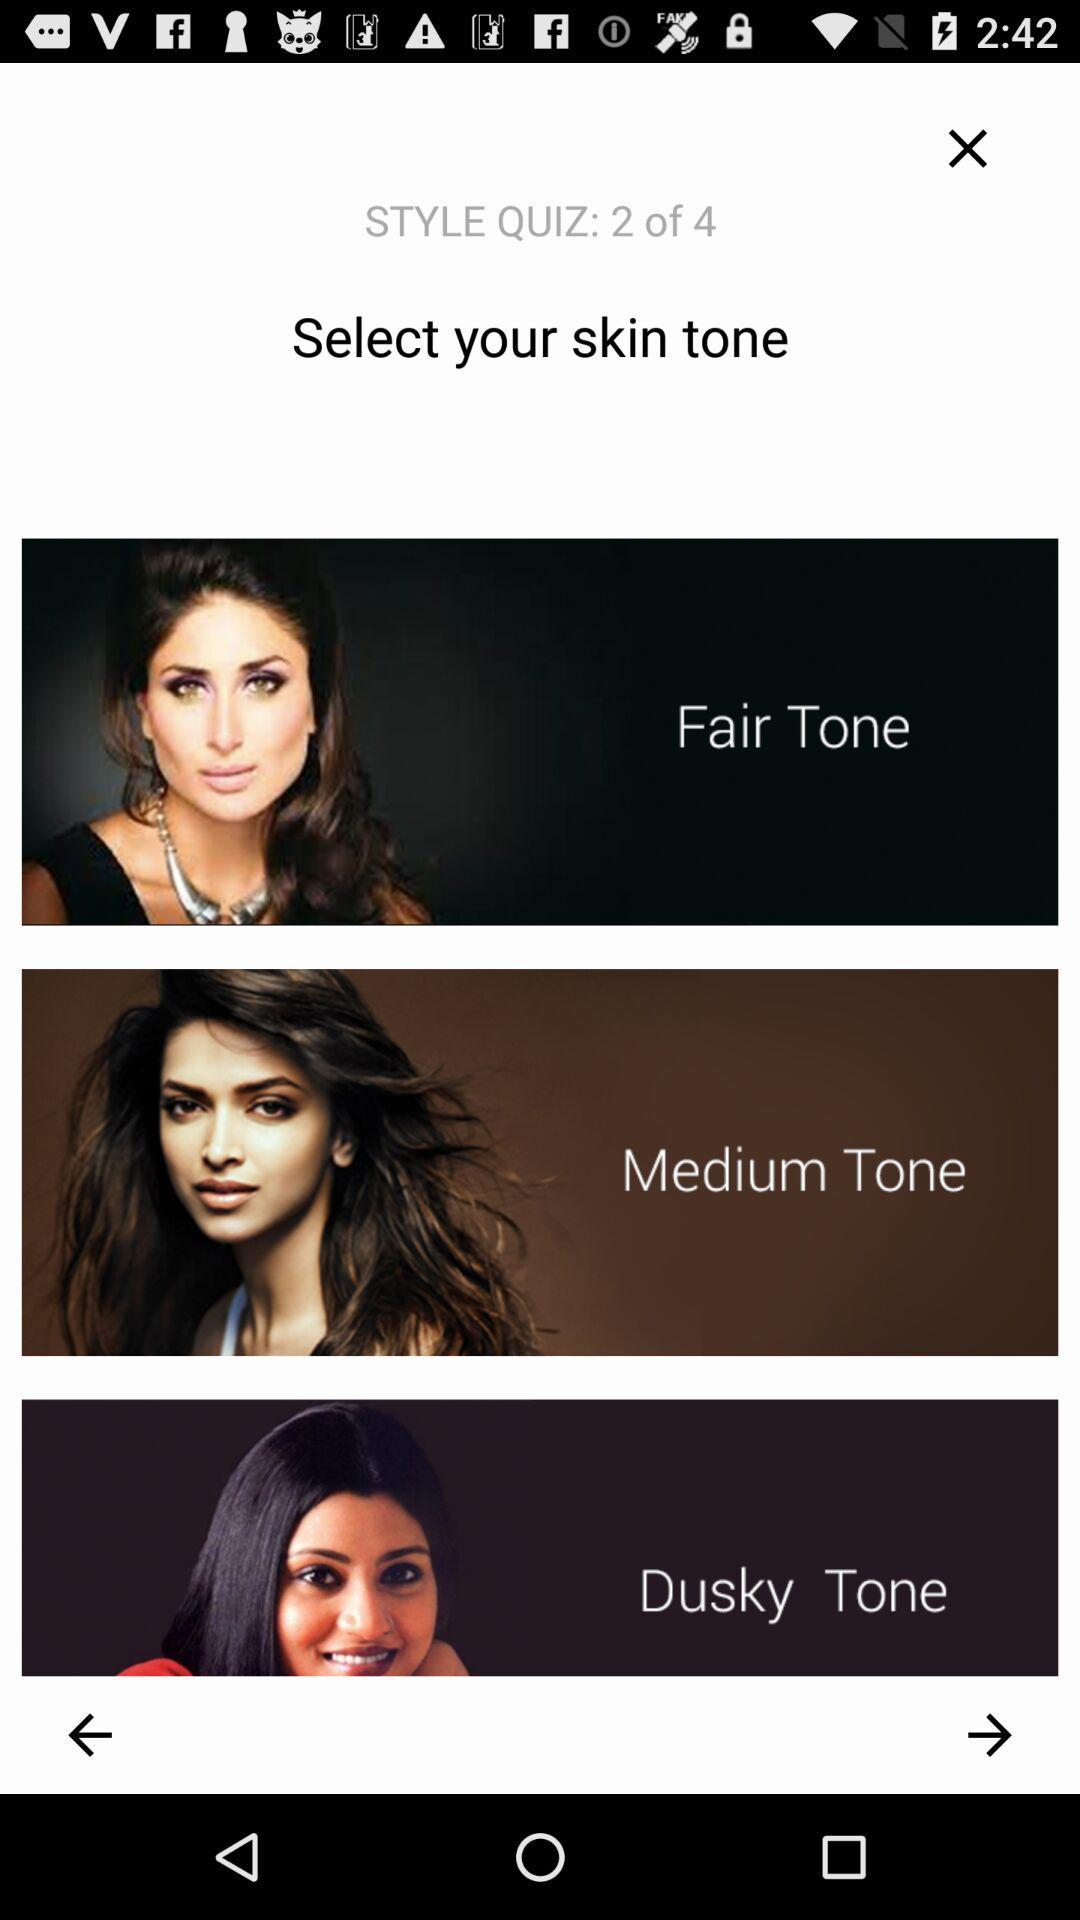 The image size is (1080, 1920). I want to click on the font icon, so click(966, 157).